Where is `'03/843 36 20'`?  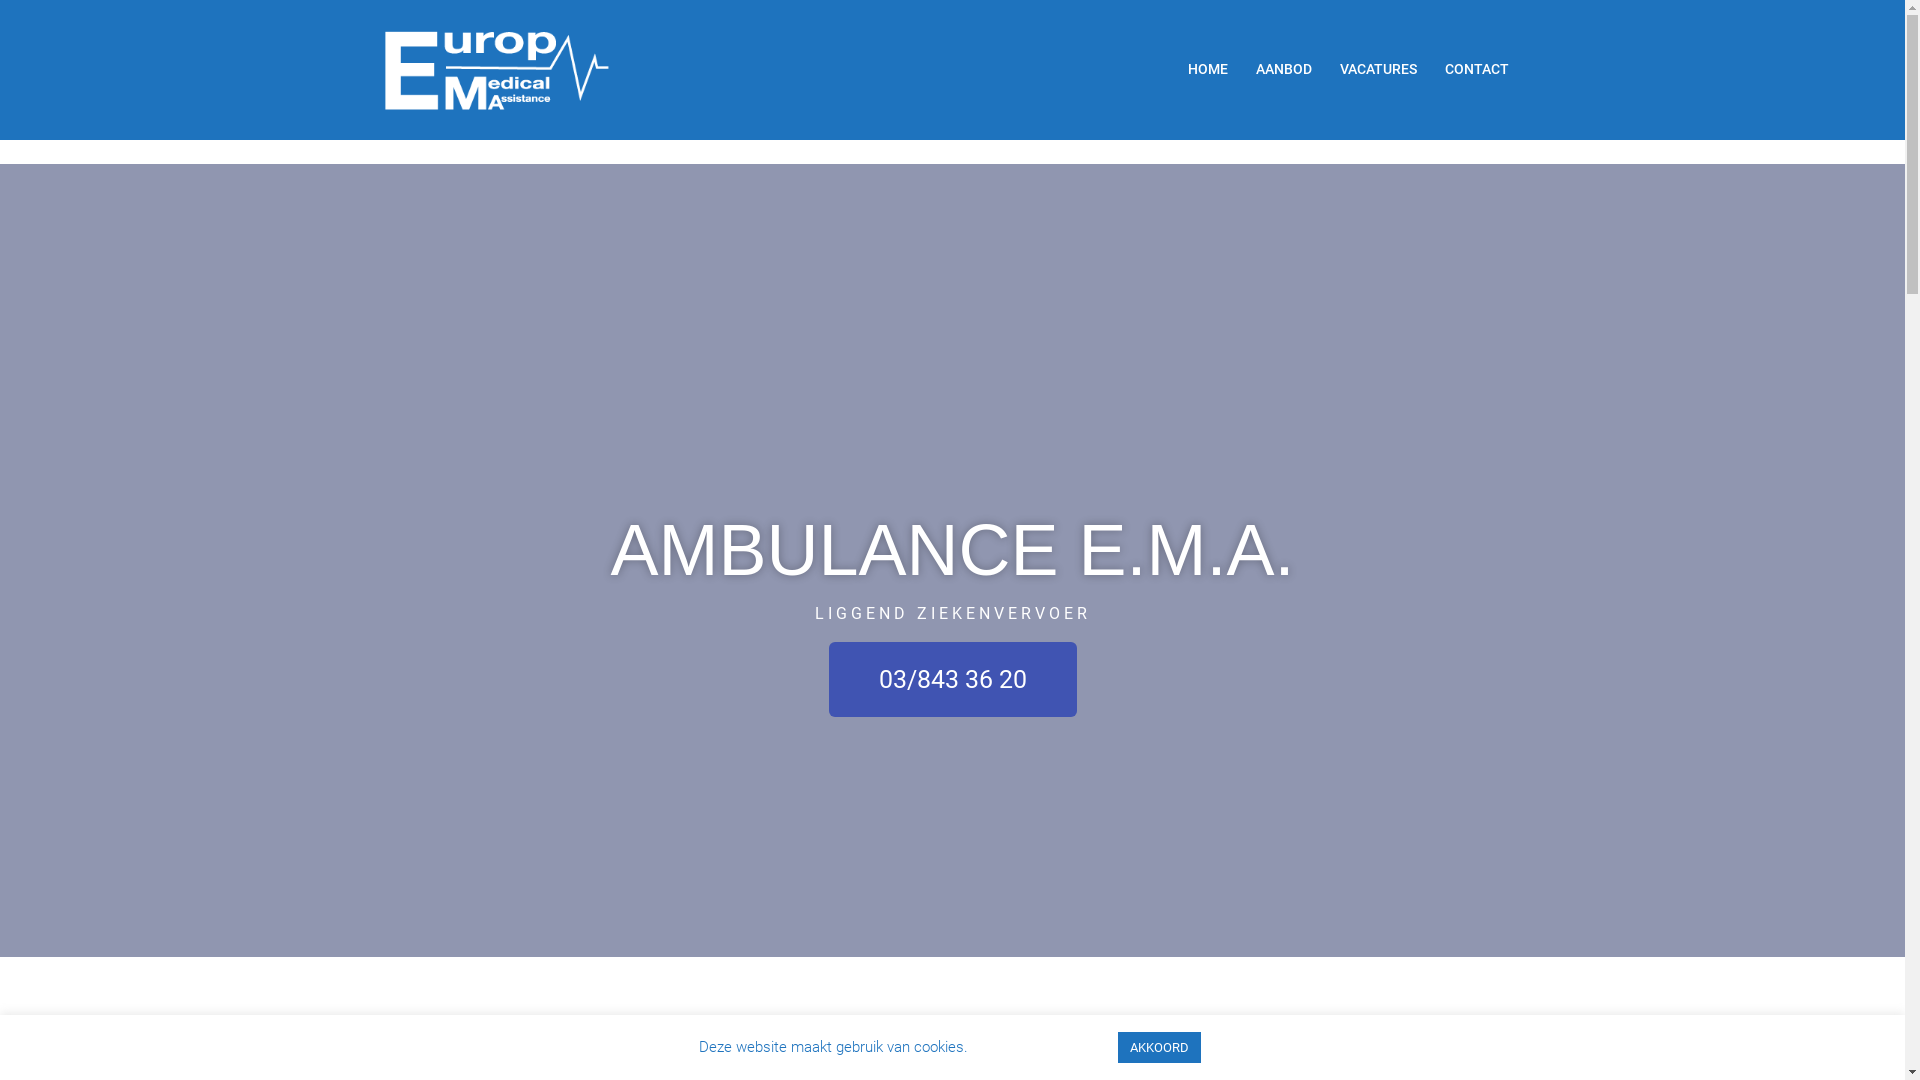 '03/843 36 20' is located at coordinates (828, 678).